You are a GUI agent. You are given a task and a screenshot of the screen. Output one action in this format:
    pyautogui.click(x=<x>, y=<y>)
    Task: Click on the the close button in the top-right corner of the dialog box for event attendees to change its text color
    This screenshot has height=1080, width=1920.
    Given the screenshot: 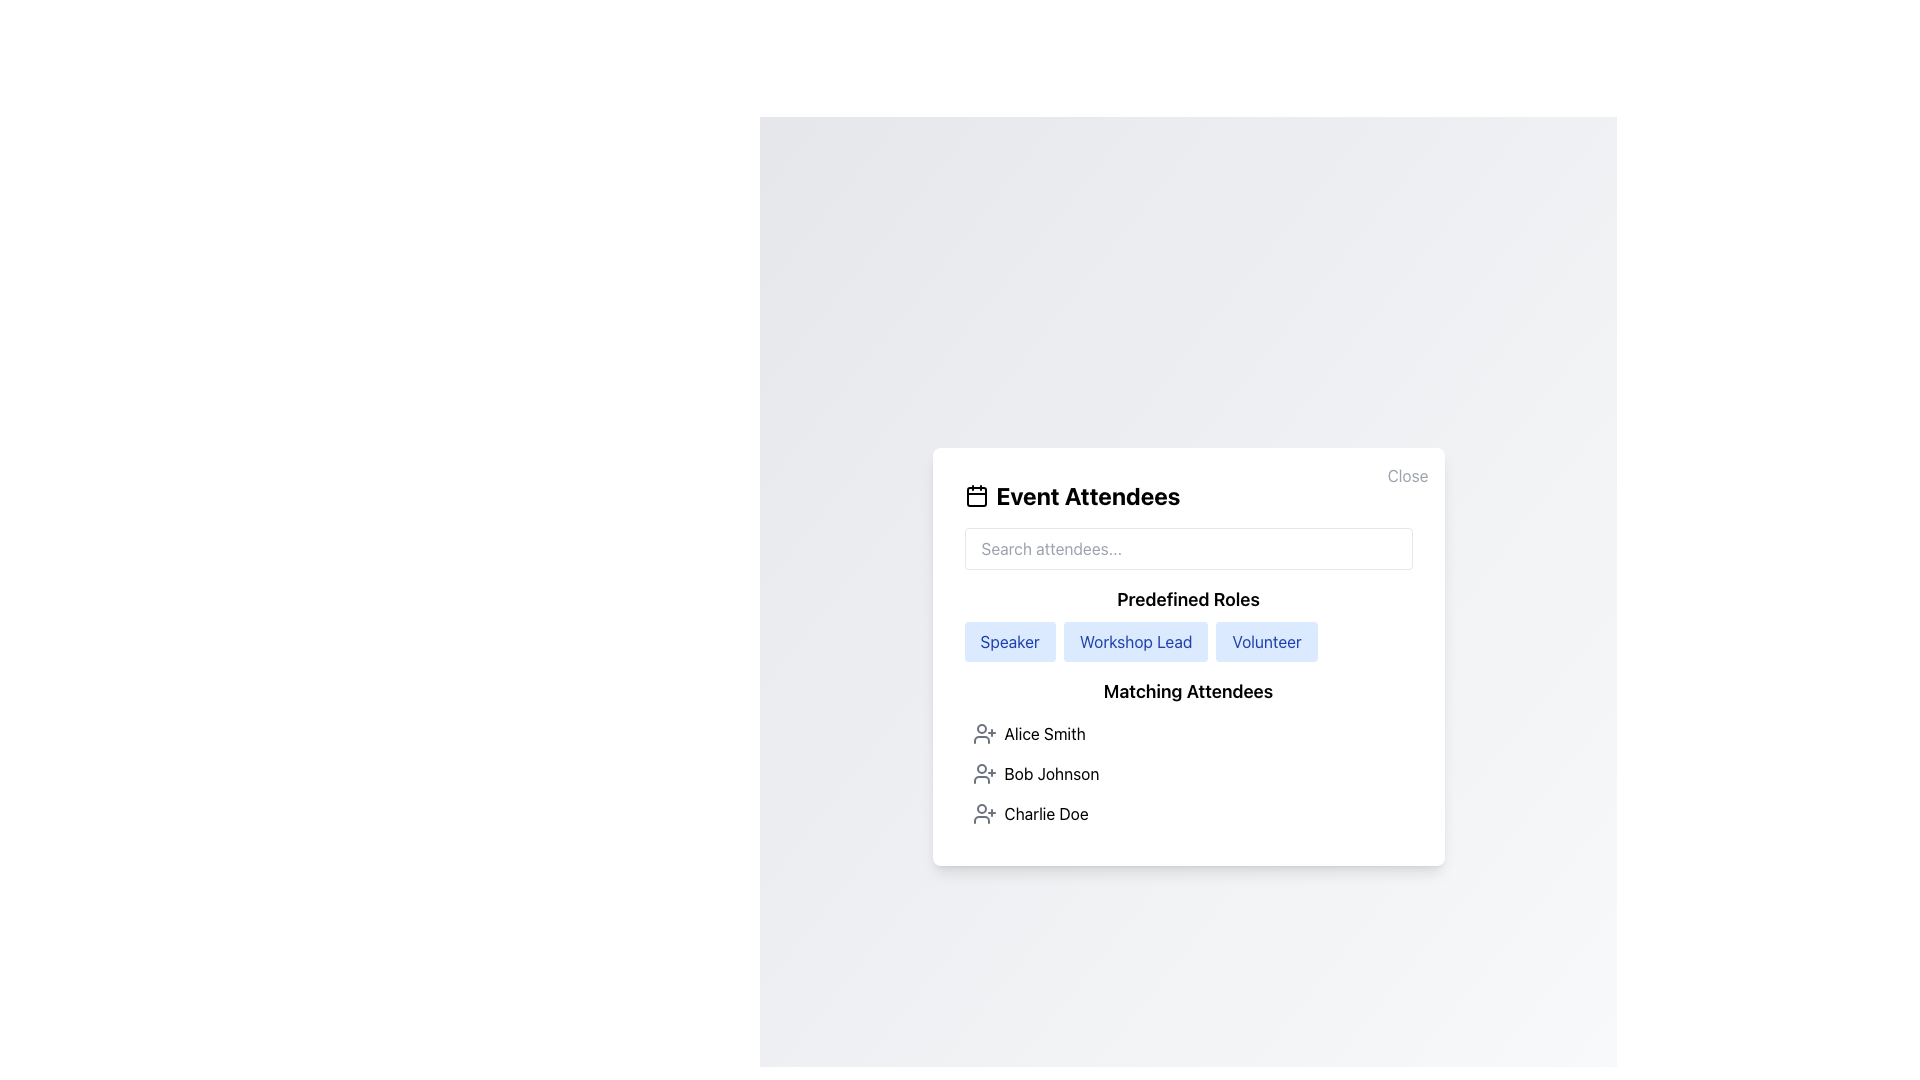 What is the action you would take?
    pyautogui.click(x=1407, y=475)
    